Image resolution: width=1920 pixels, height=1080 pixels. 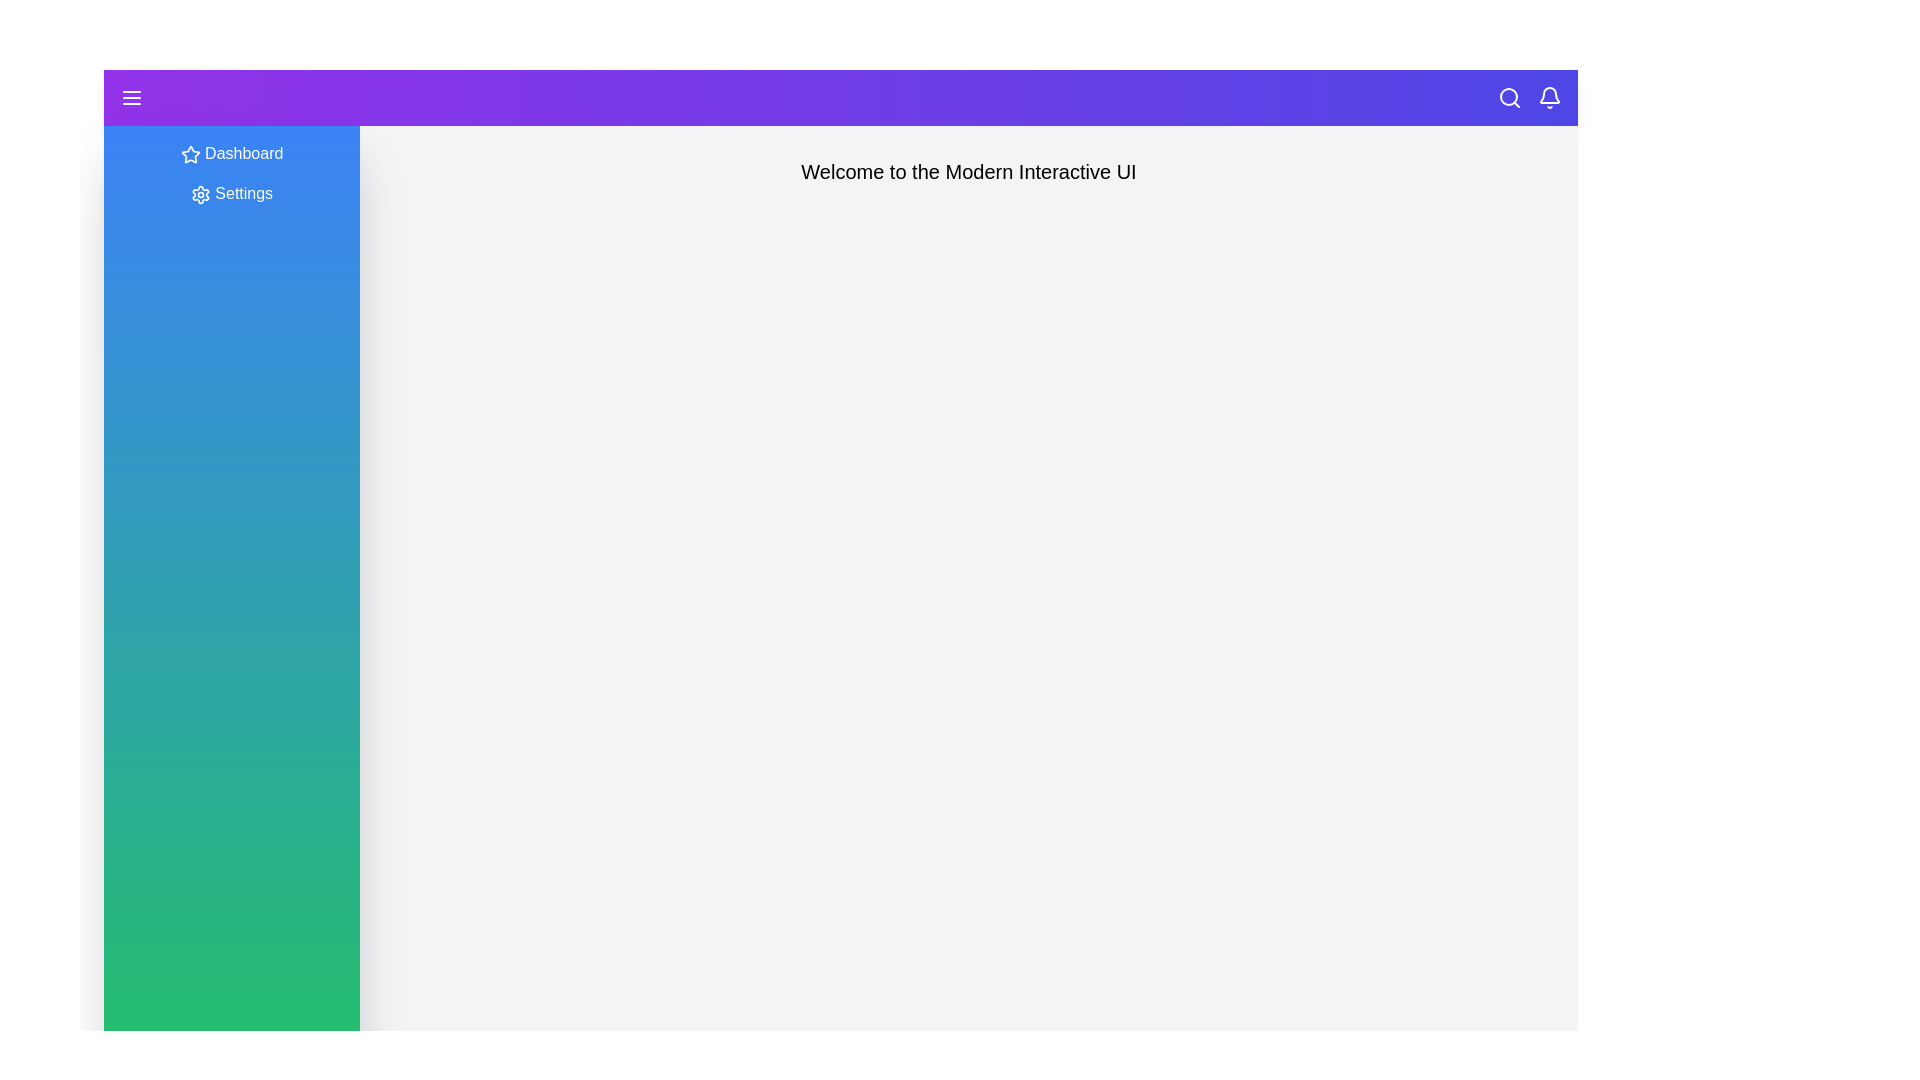 What do you see at coordinates (131, 97) in the screenshot?
I see `menu button to toggle the sidebar visibility` at bounding box center [131, 97].